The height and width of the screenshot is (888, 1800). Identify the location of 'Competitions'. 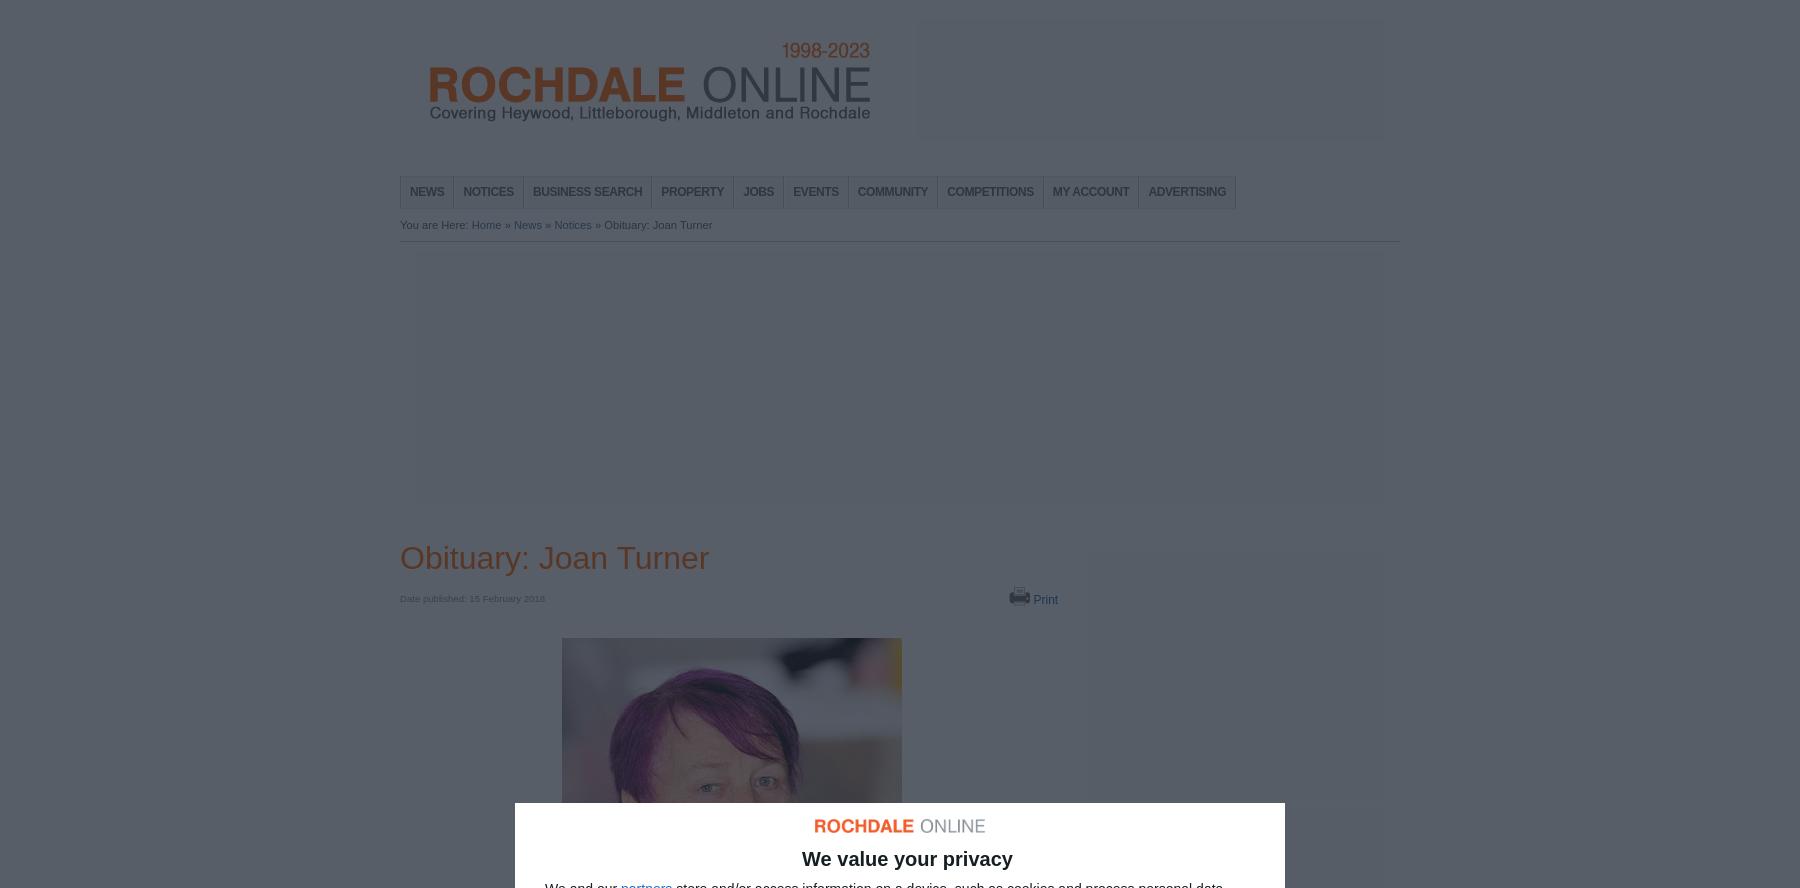
(989, 190).